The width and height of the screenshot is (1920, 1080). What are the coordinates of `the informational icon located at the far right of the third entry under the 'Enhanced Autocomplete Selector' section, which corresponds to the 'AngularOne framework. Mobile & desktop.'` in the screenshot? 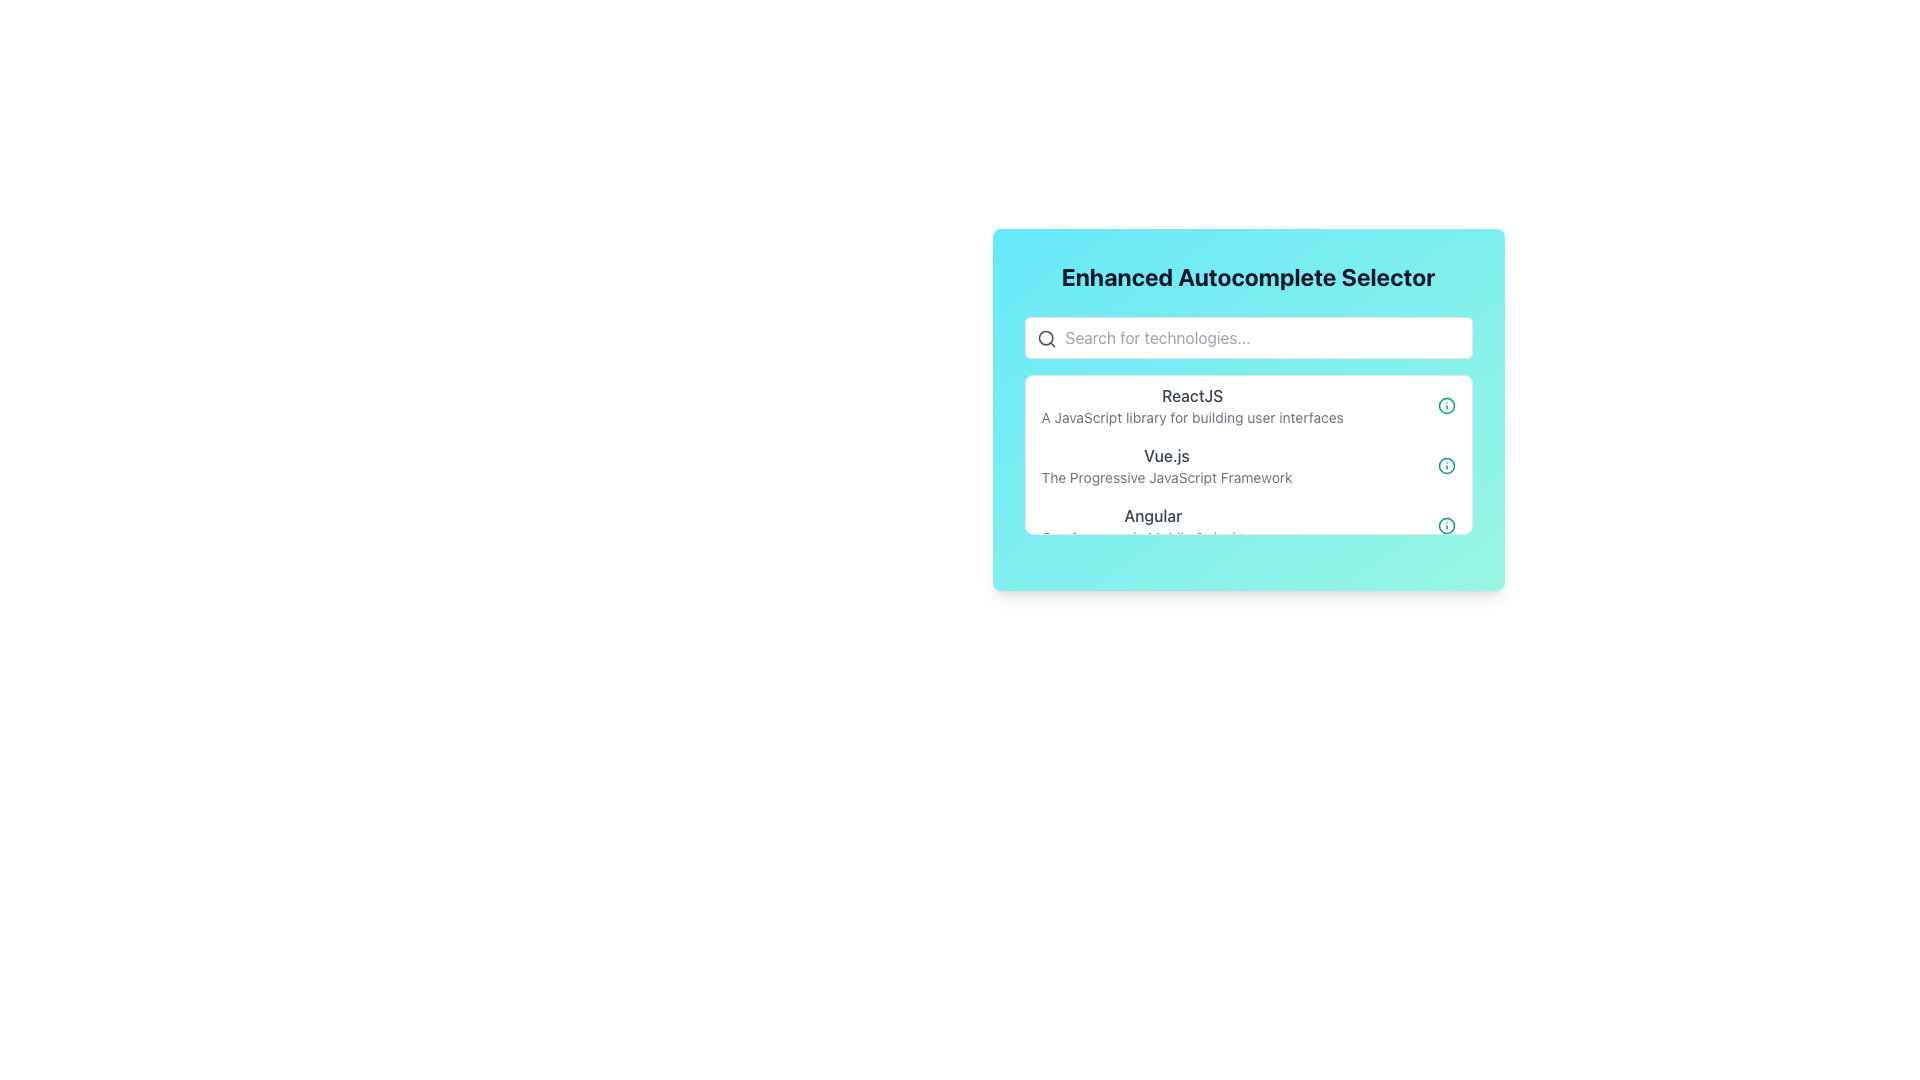 It's located at (1446, 524).